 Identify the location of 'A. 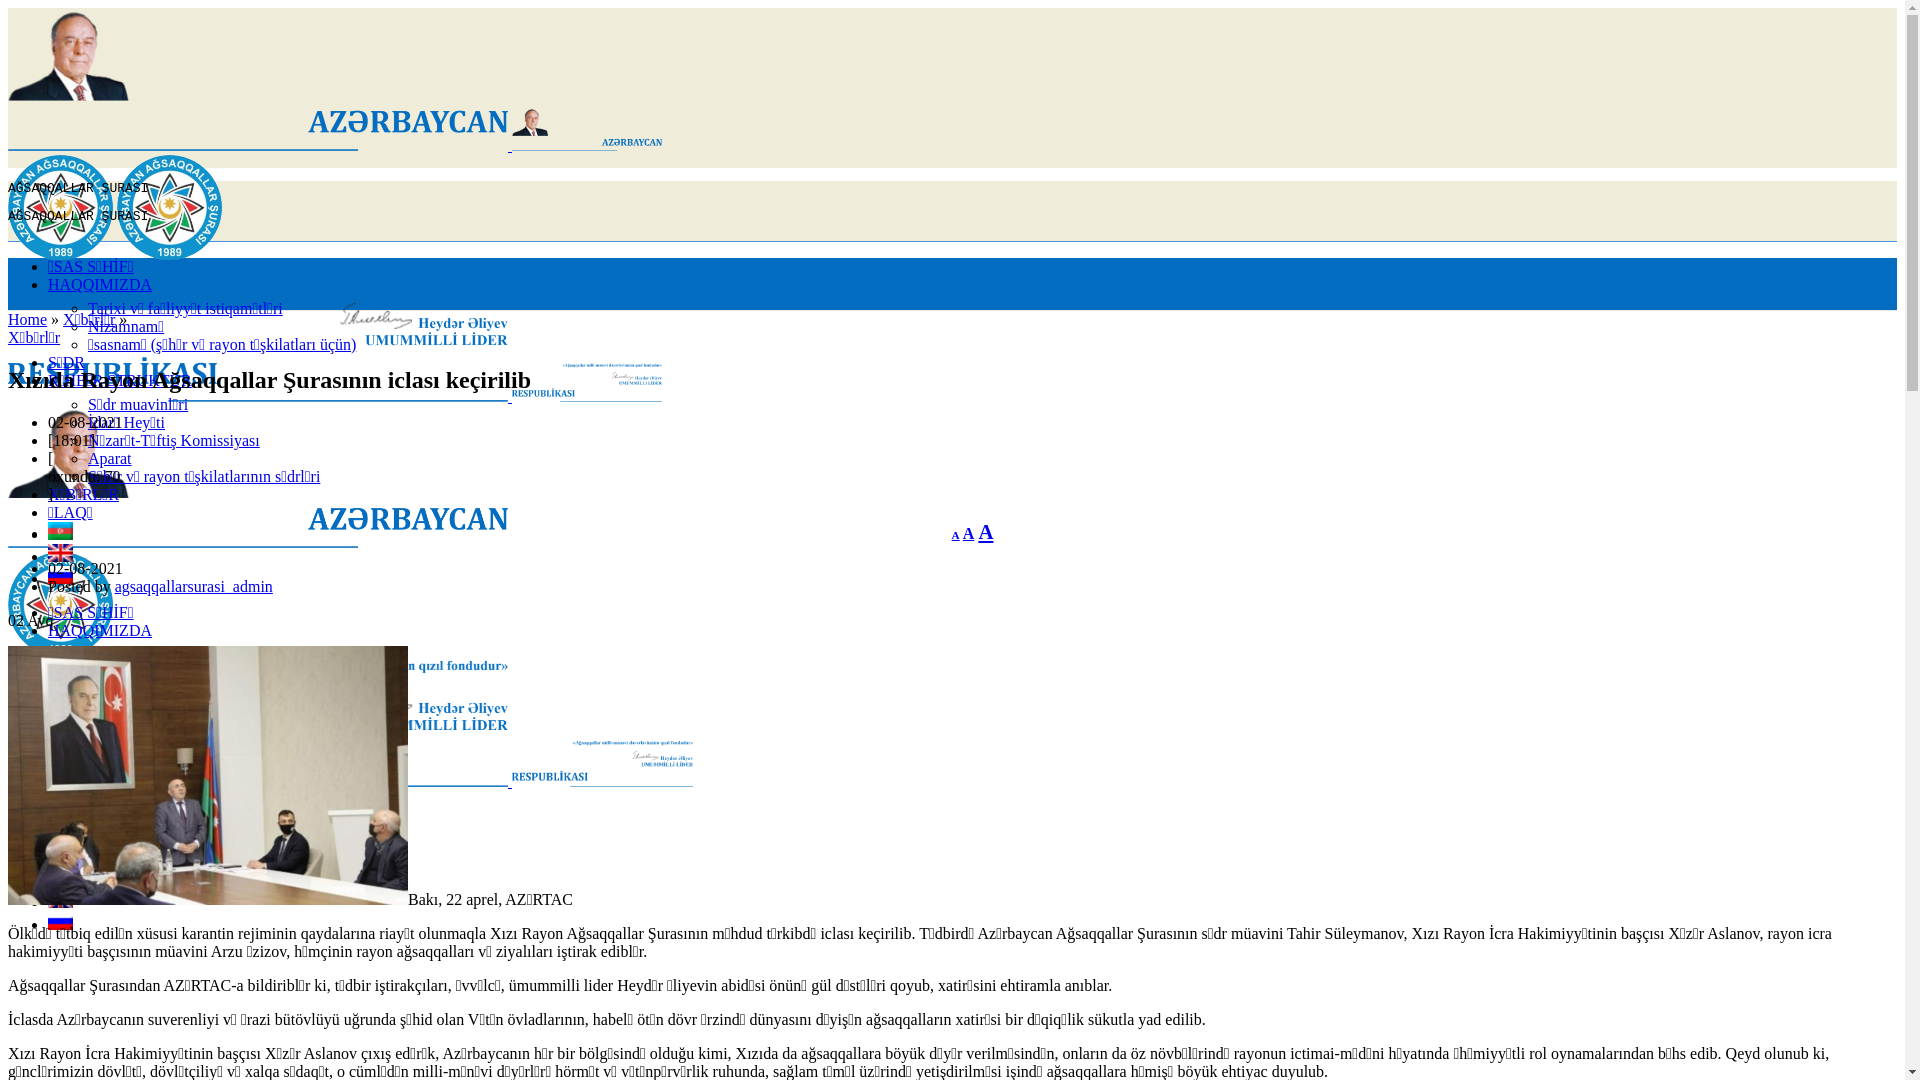
(963, 532).